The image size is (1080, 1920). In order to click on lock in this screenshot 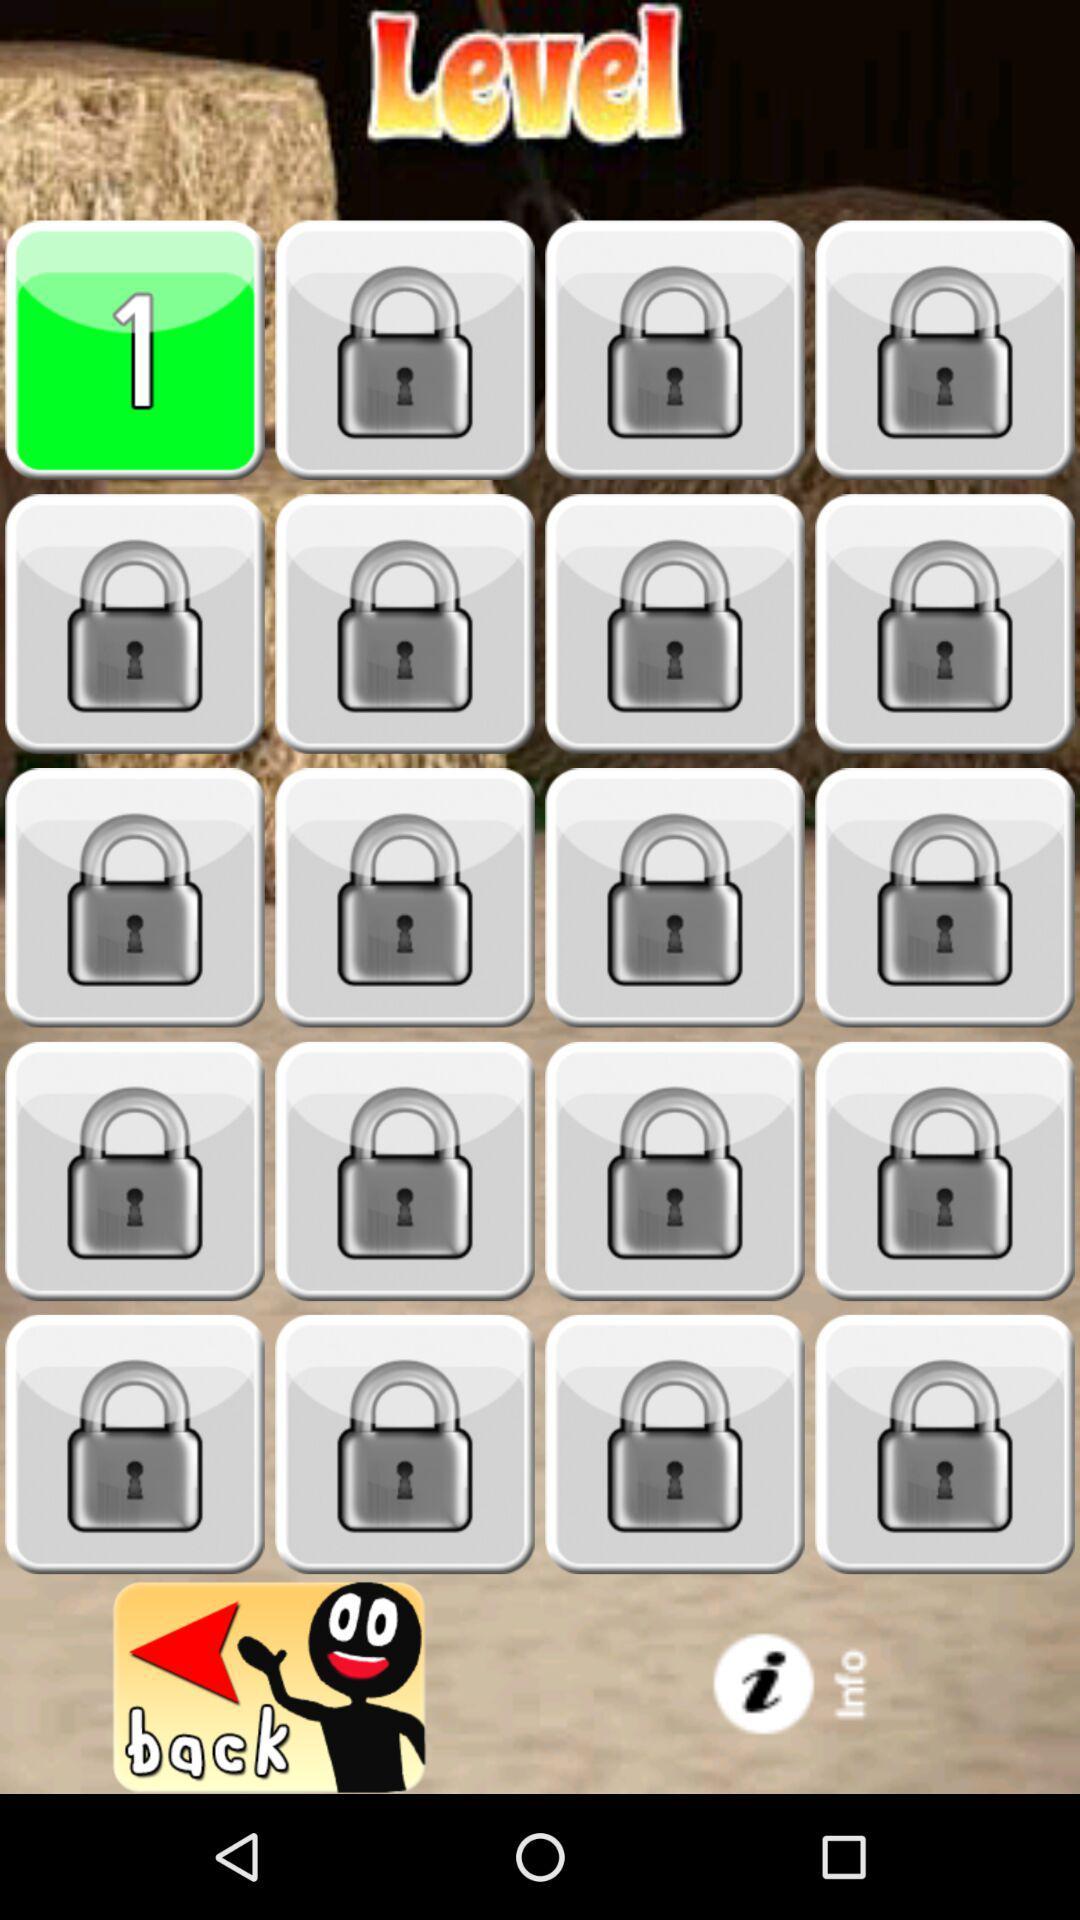, I will do `click(675, 350)`.